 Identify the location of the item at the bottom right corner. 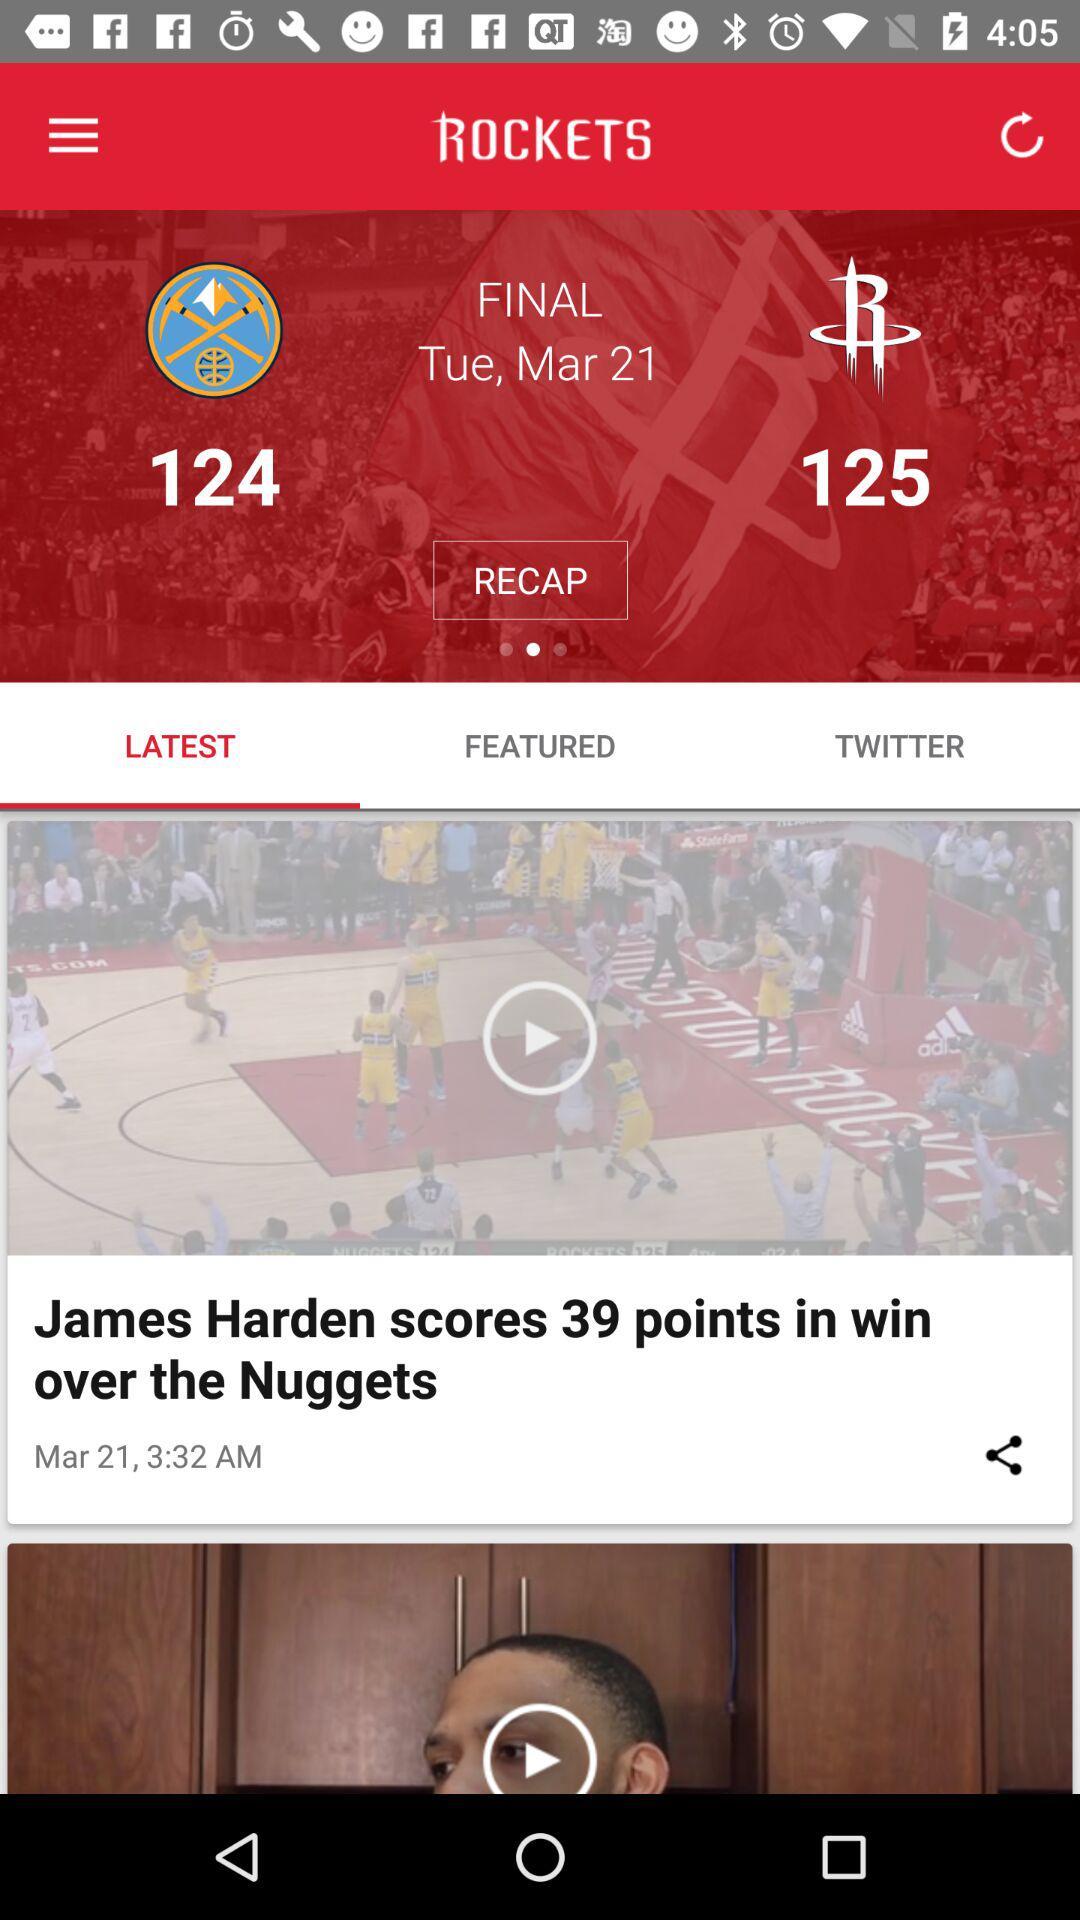
(1003, 1455).